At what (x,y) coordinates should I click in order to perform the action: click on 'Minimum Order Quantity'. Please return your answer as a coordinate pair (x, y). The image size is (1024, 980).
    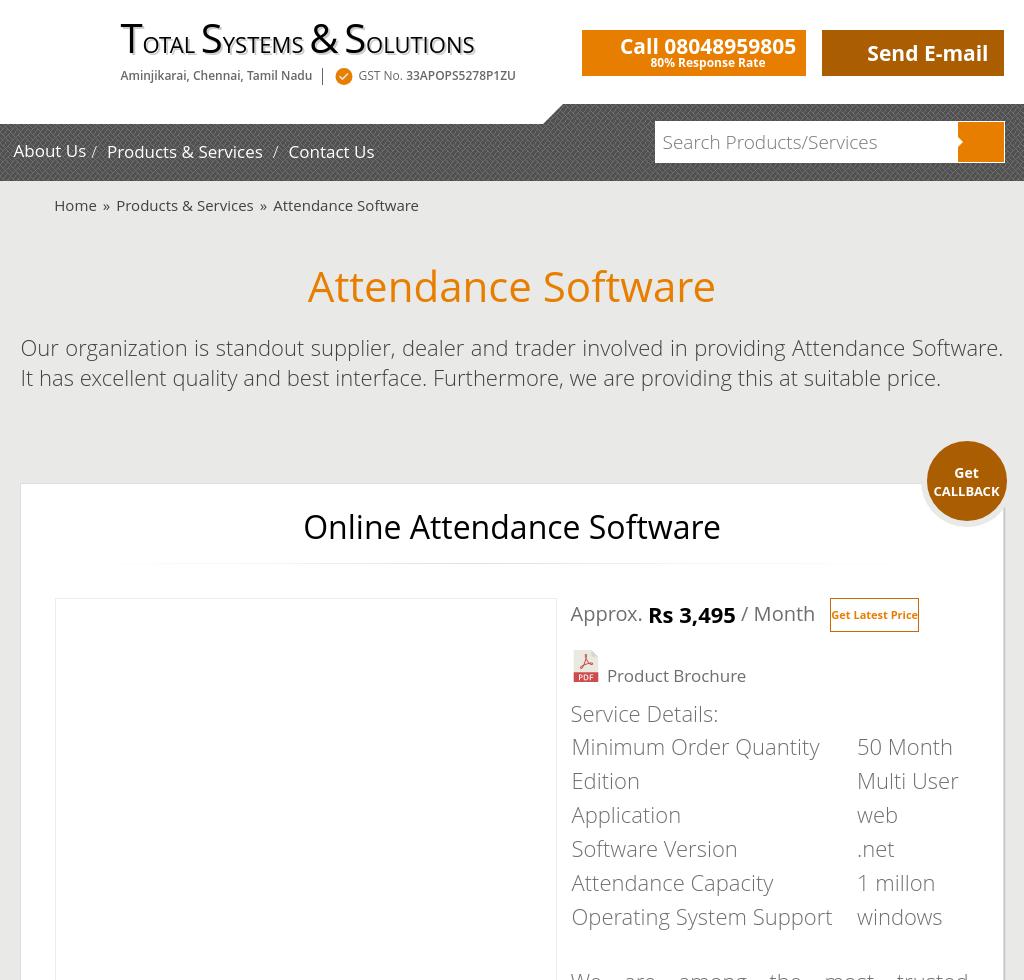
    Looking at the image, I should click on (694, 745).